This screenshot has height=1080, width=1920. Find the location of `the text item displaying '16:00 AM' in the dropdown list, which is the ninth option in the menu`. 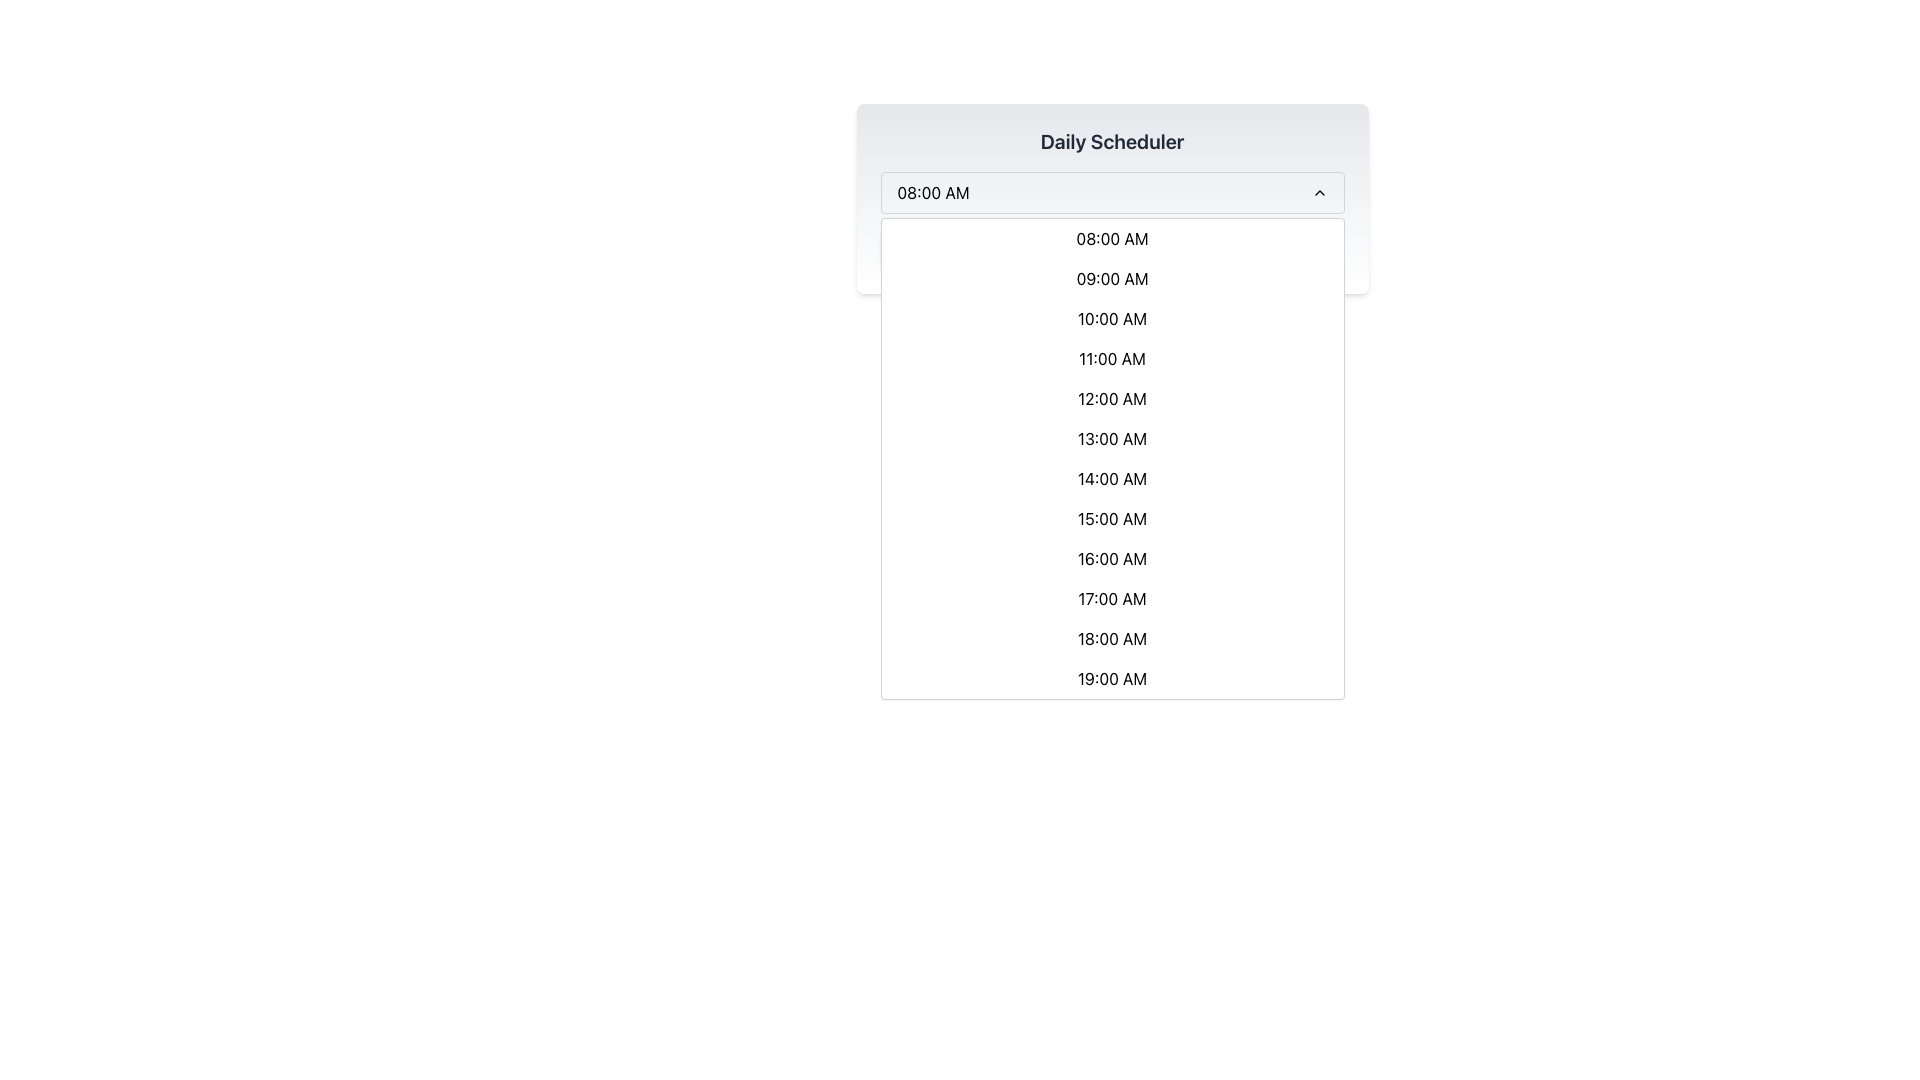

the text item displaying '16:00 AM' in the dropdown list, which is the ninth option in the menu is located at coordinates (1111, 559).